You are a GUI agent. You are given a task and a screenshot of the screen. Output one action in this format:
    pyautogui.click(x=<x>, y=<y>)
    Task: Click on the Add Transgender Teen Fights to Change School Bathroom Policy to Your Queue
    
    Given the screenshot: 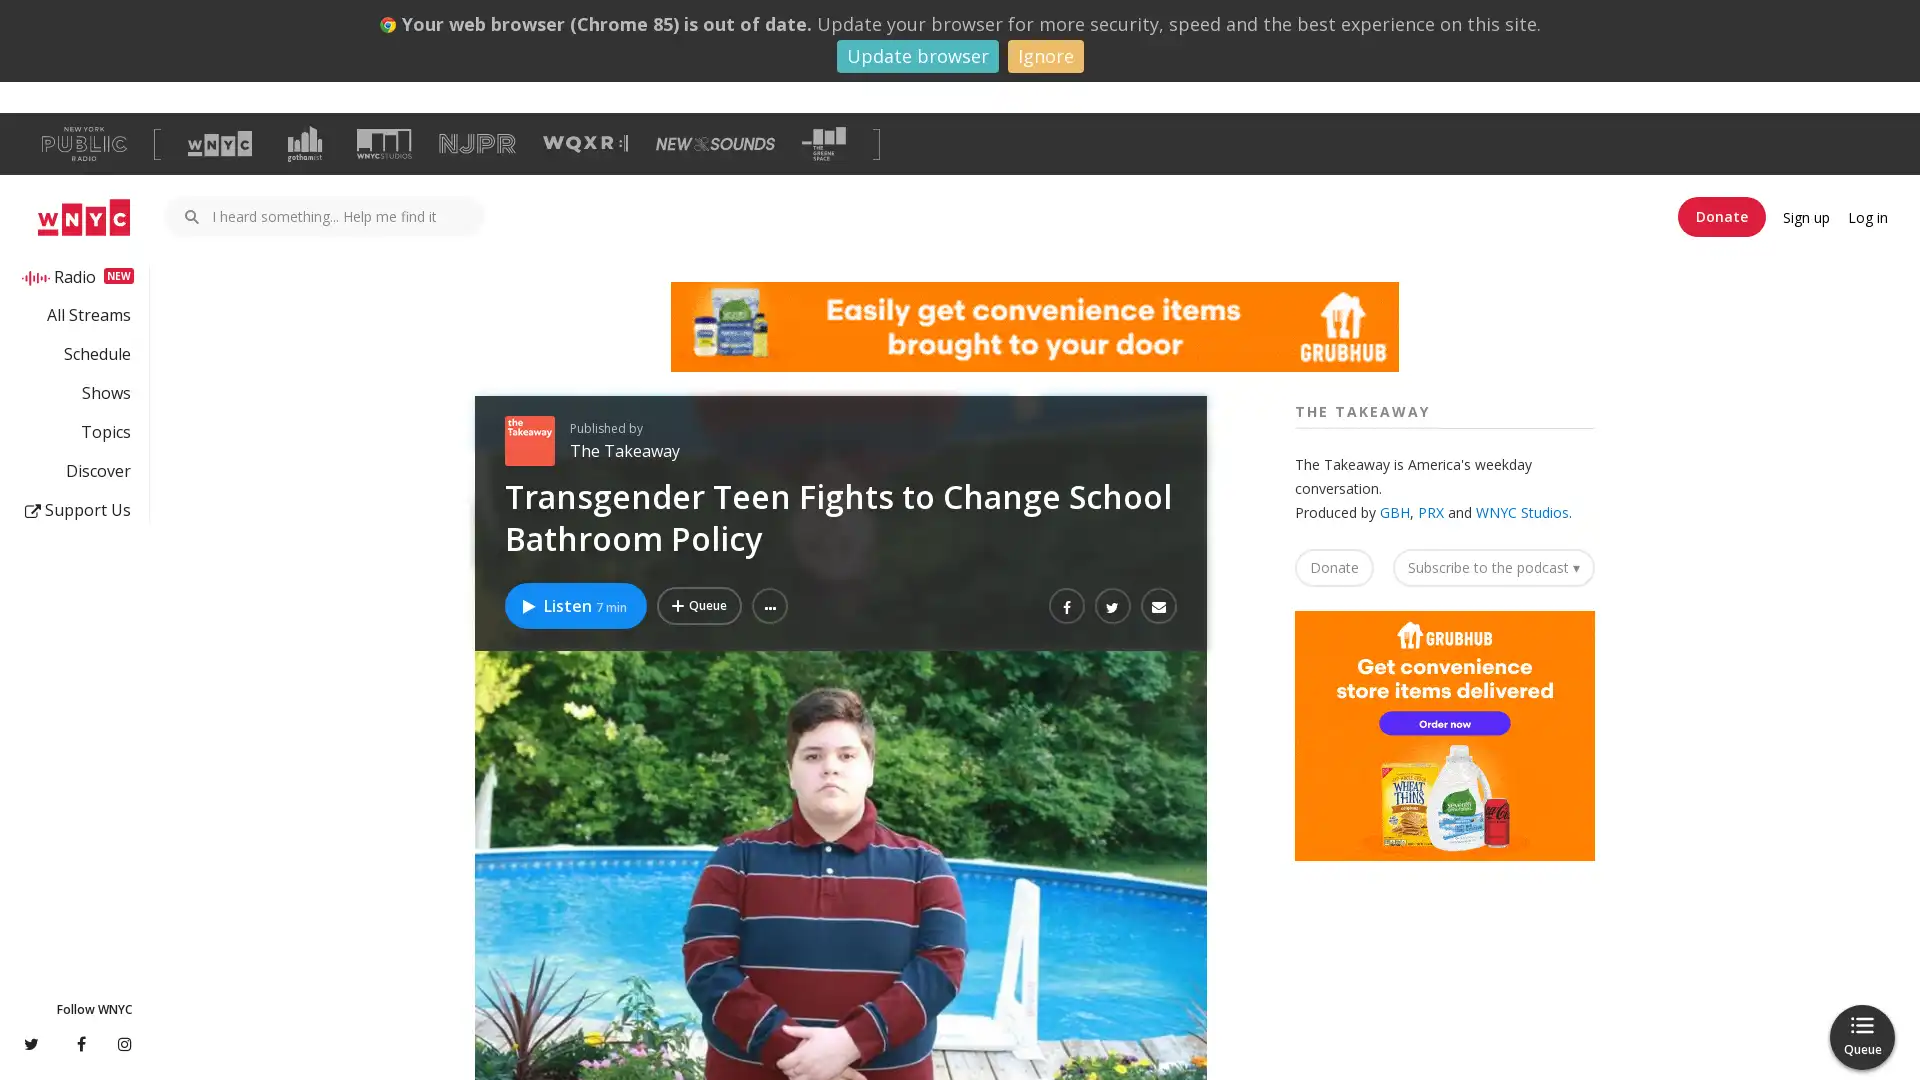 What is the action you would take?
    pyautogui.click(x=699, y=604)
    